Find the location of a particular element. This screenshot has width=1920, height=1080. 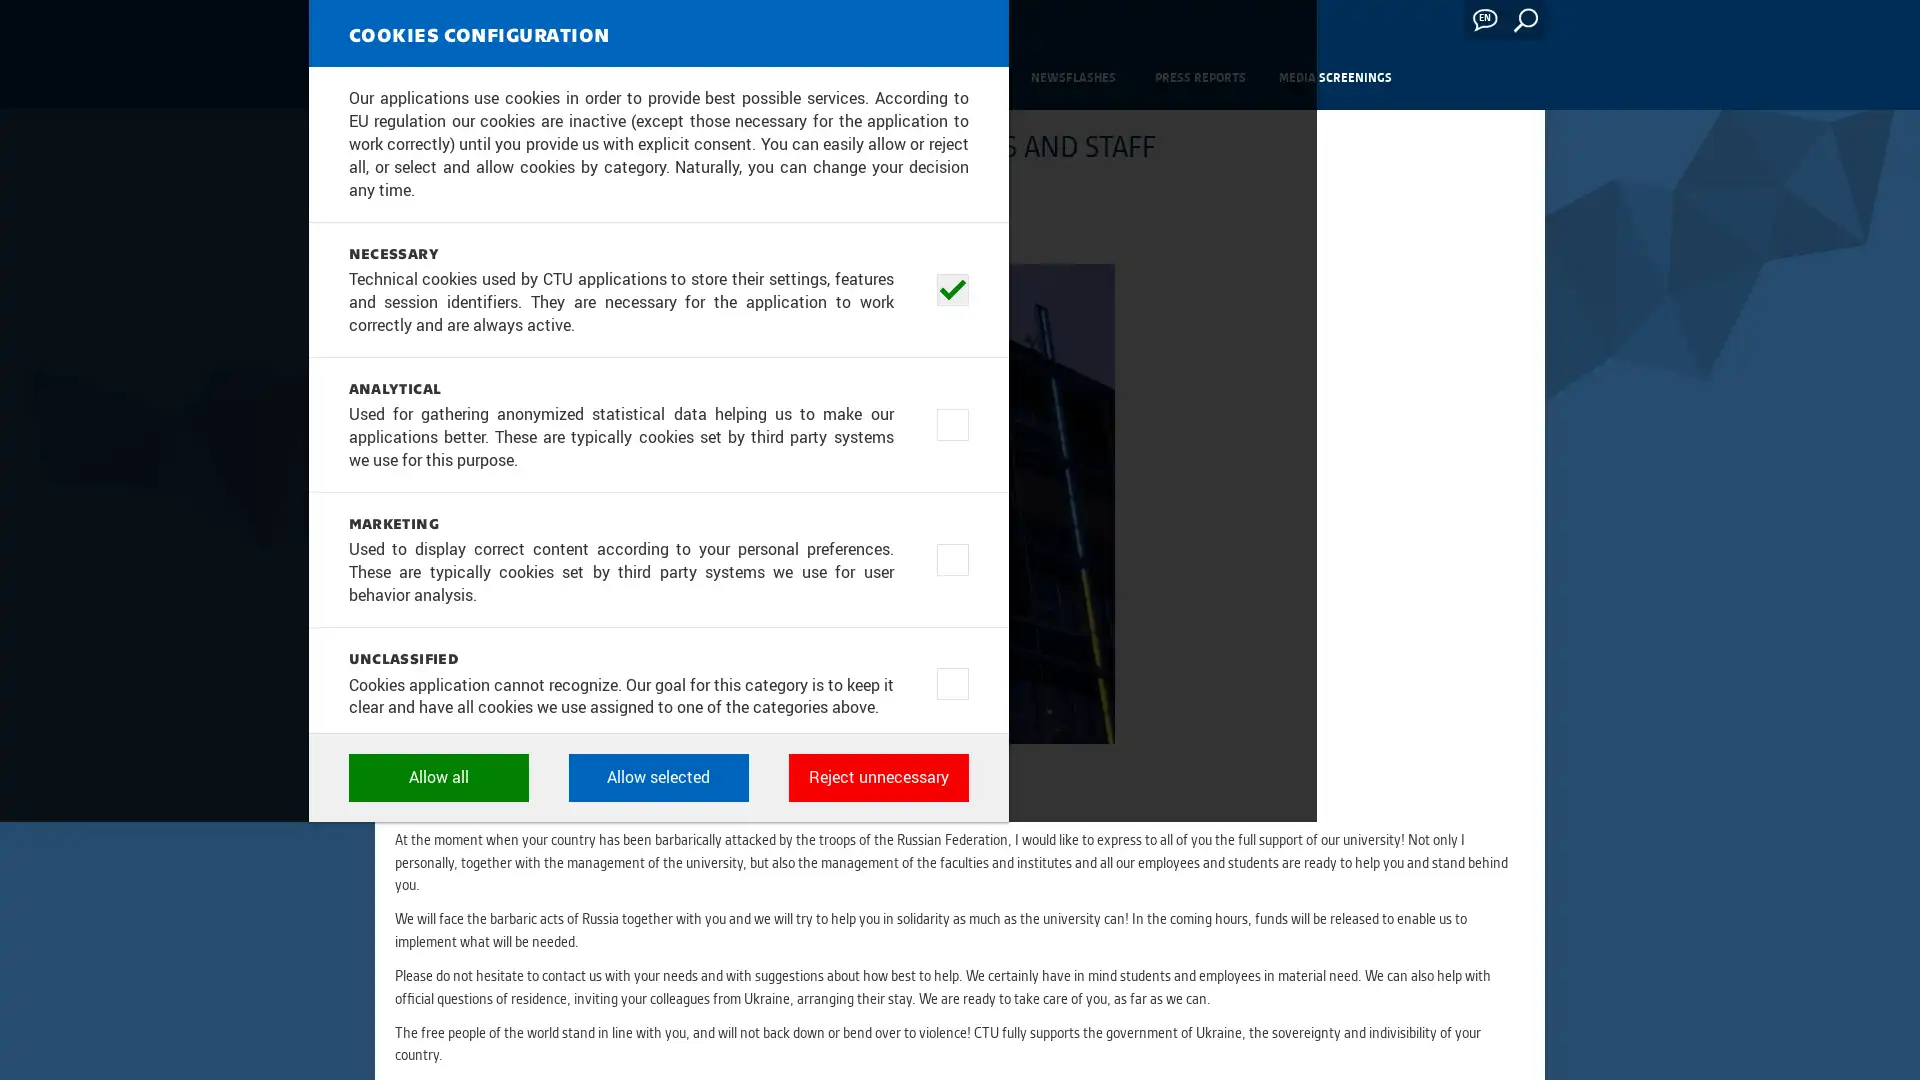

Allow selected is located at coordinates (960, 985).